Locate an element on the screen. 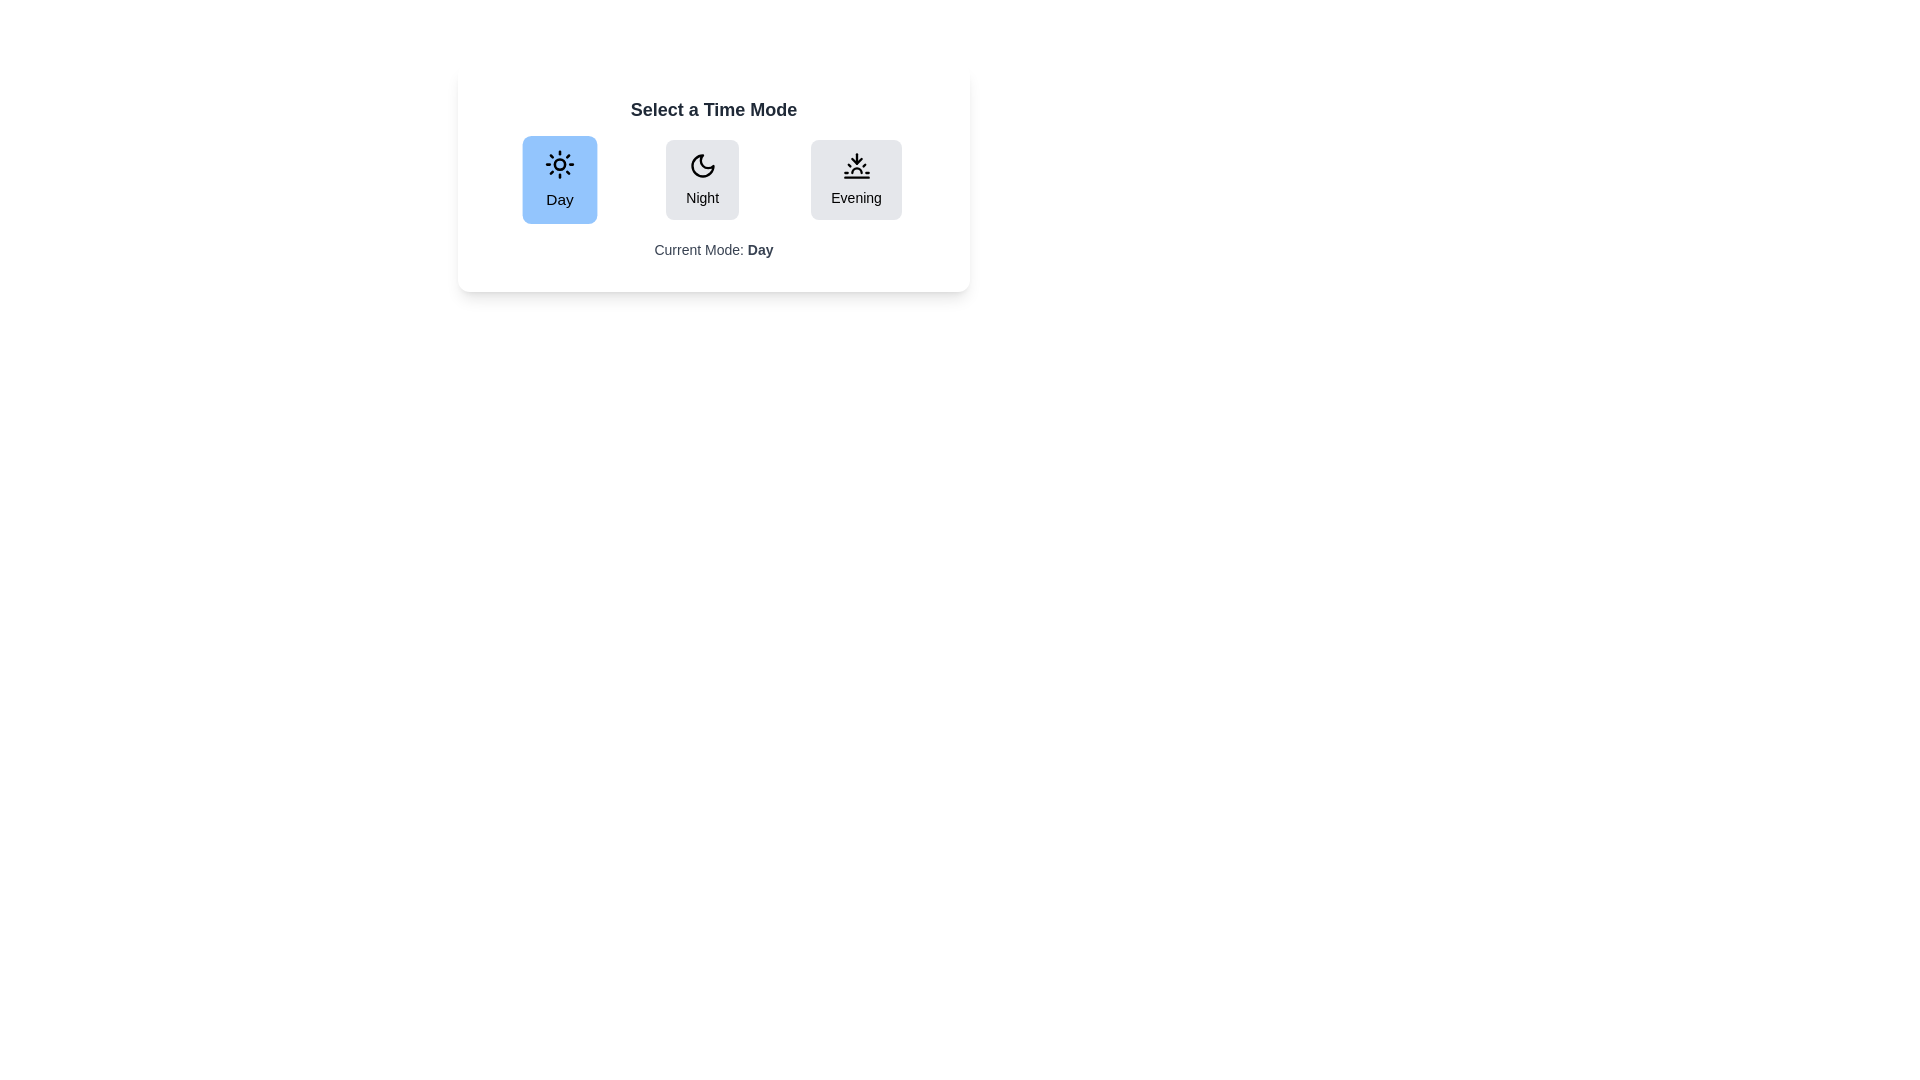 The width and height of the screenshot is (1920, 1080). the button corresponding to the mode Evening is located at coordinates (856, 180).